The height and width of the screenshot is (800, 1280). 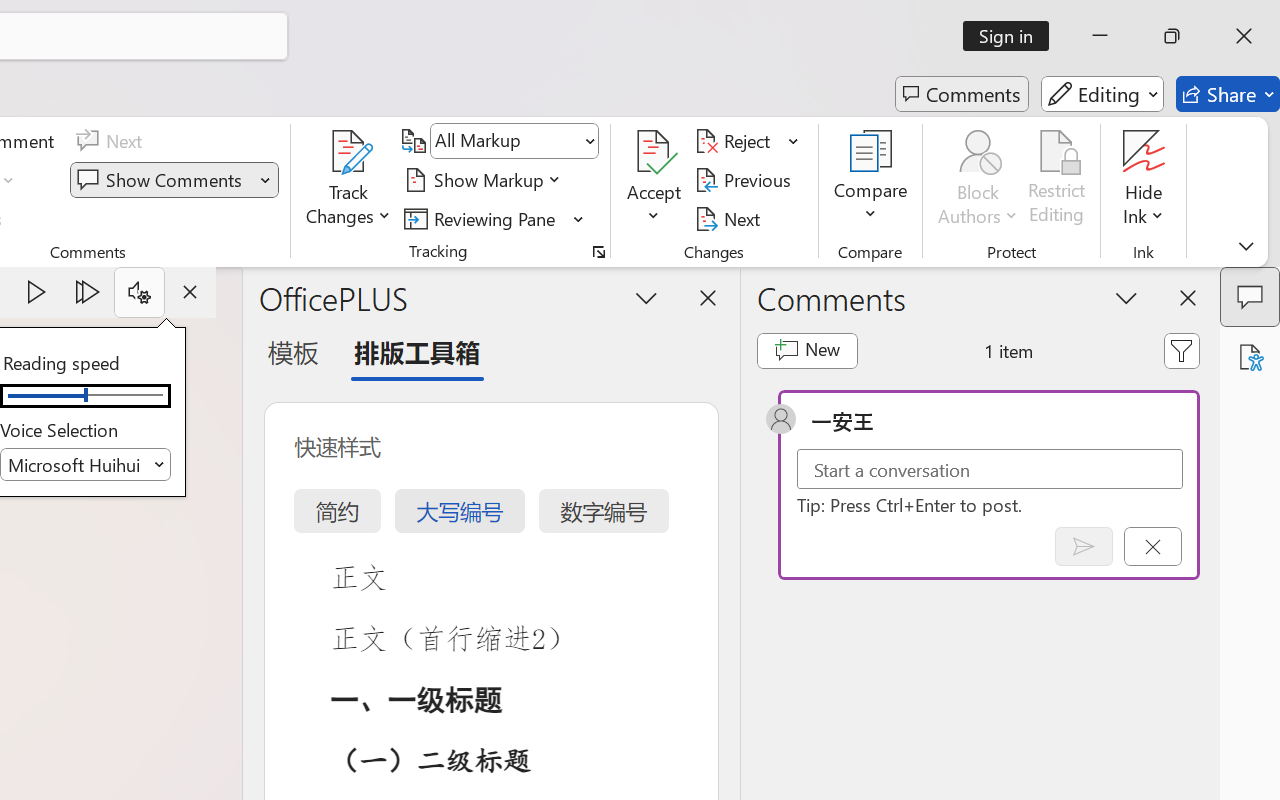 I want to click on 'Filter', so click(x=1182, y=350).